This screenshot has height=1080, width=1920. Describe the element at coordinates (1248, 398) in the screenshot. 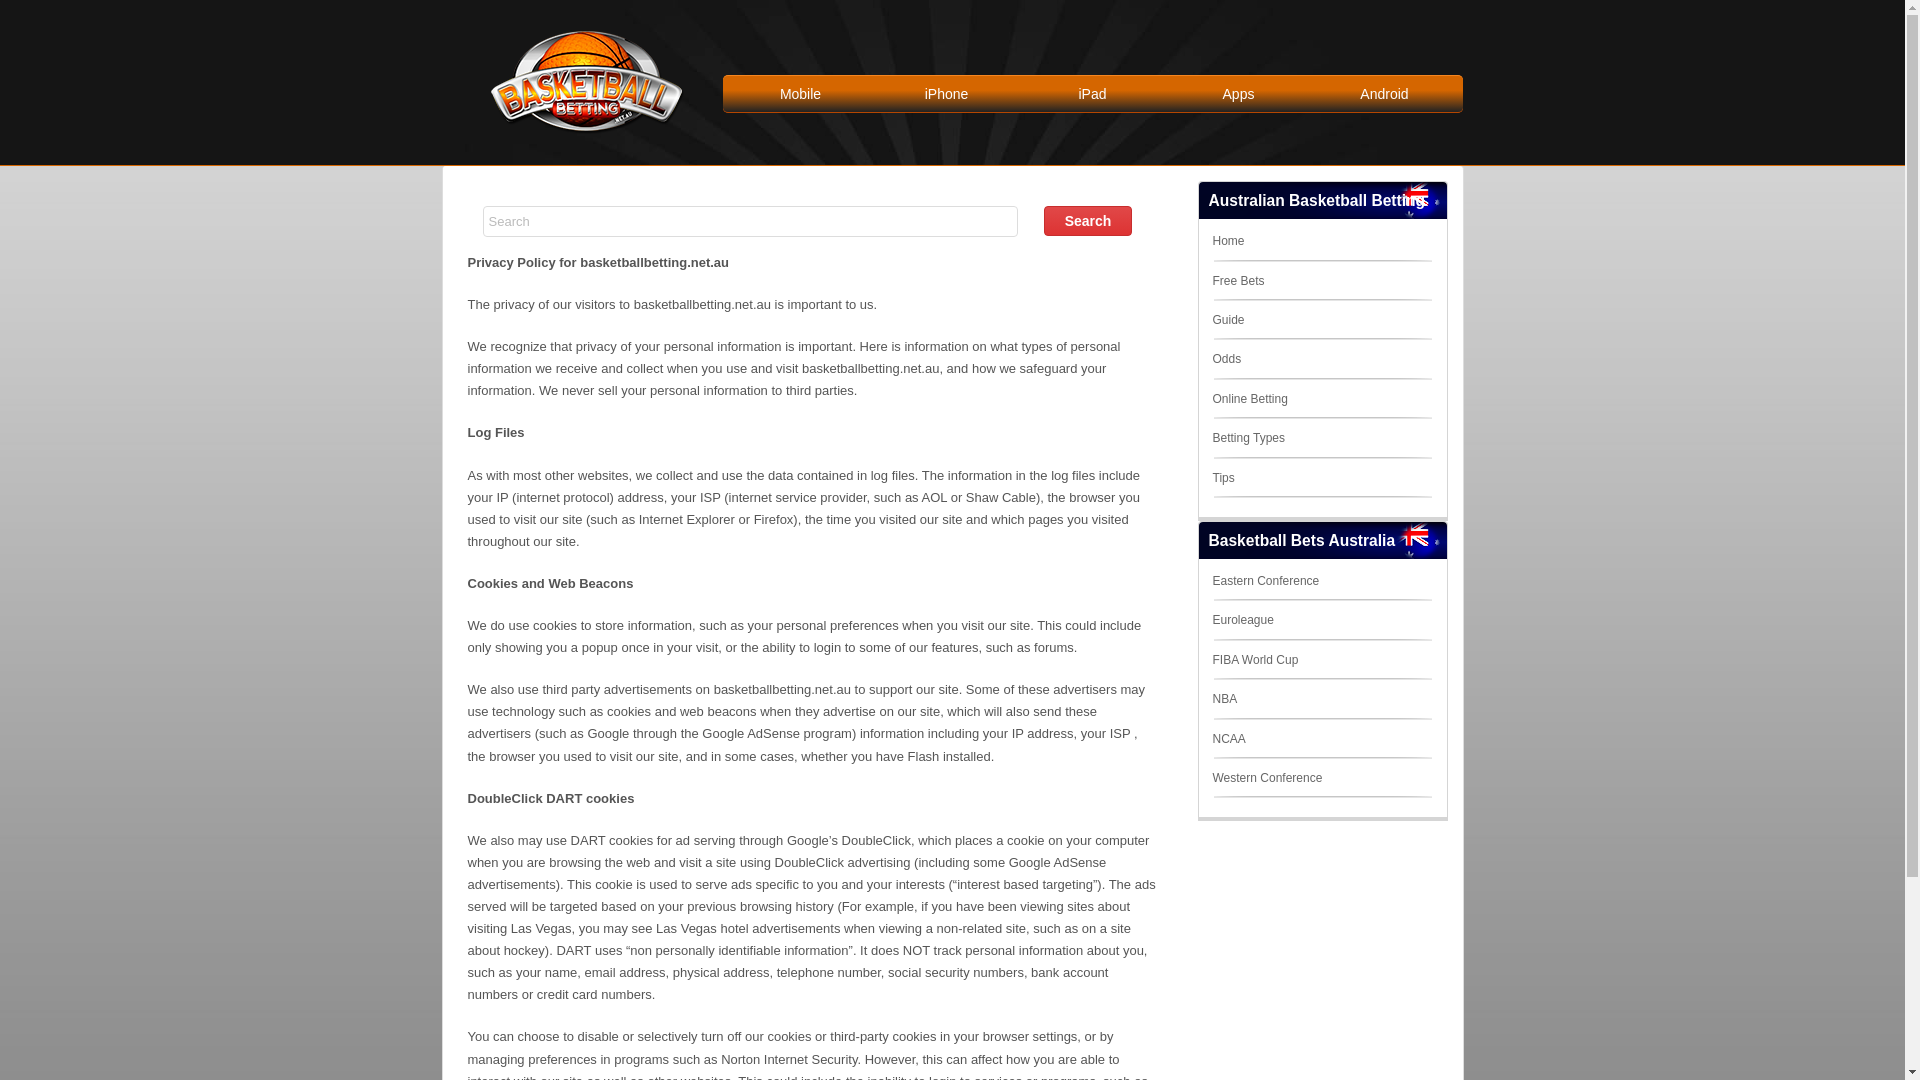

I see `'Online Betting'` at that location.